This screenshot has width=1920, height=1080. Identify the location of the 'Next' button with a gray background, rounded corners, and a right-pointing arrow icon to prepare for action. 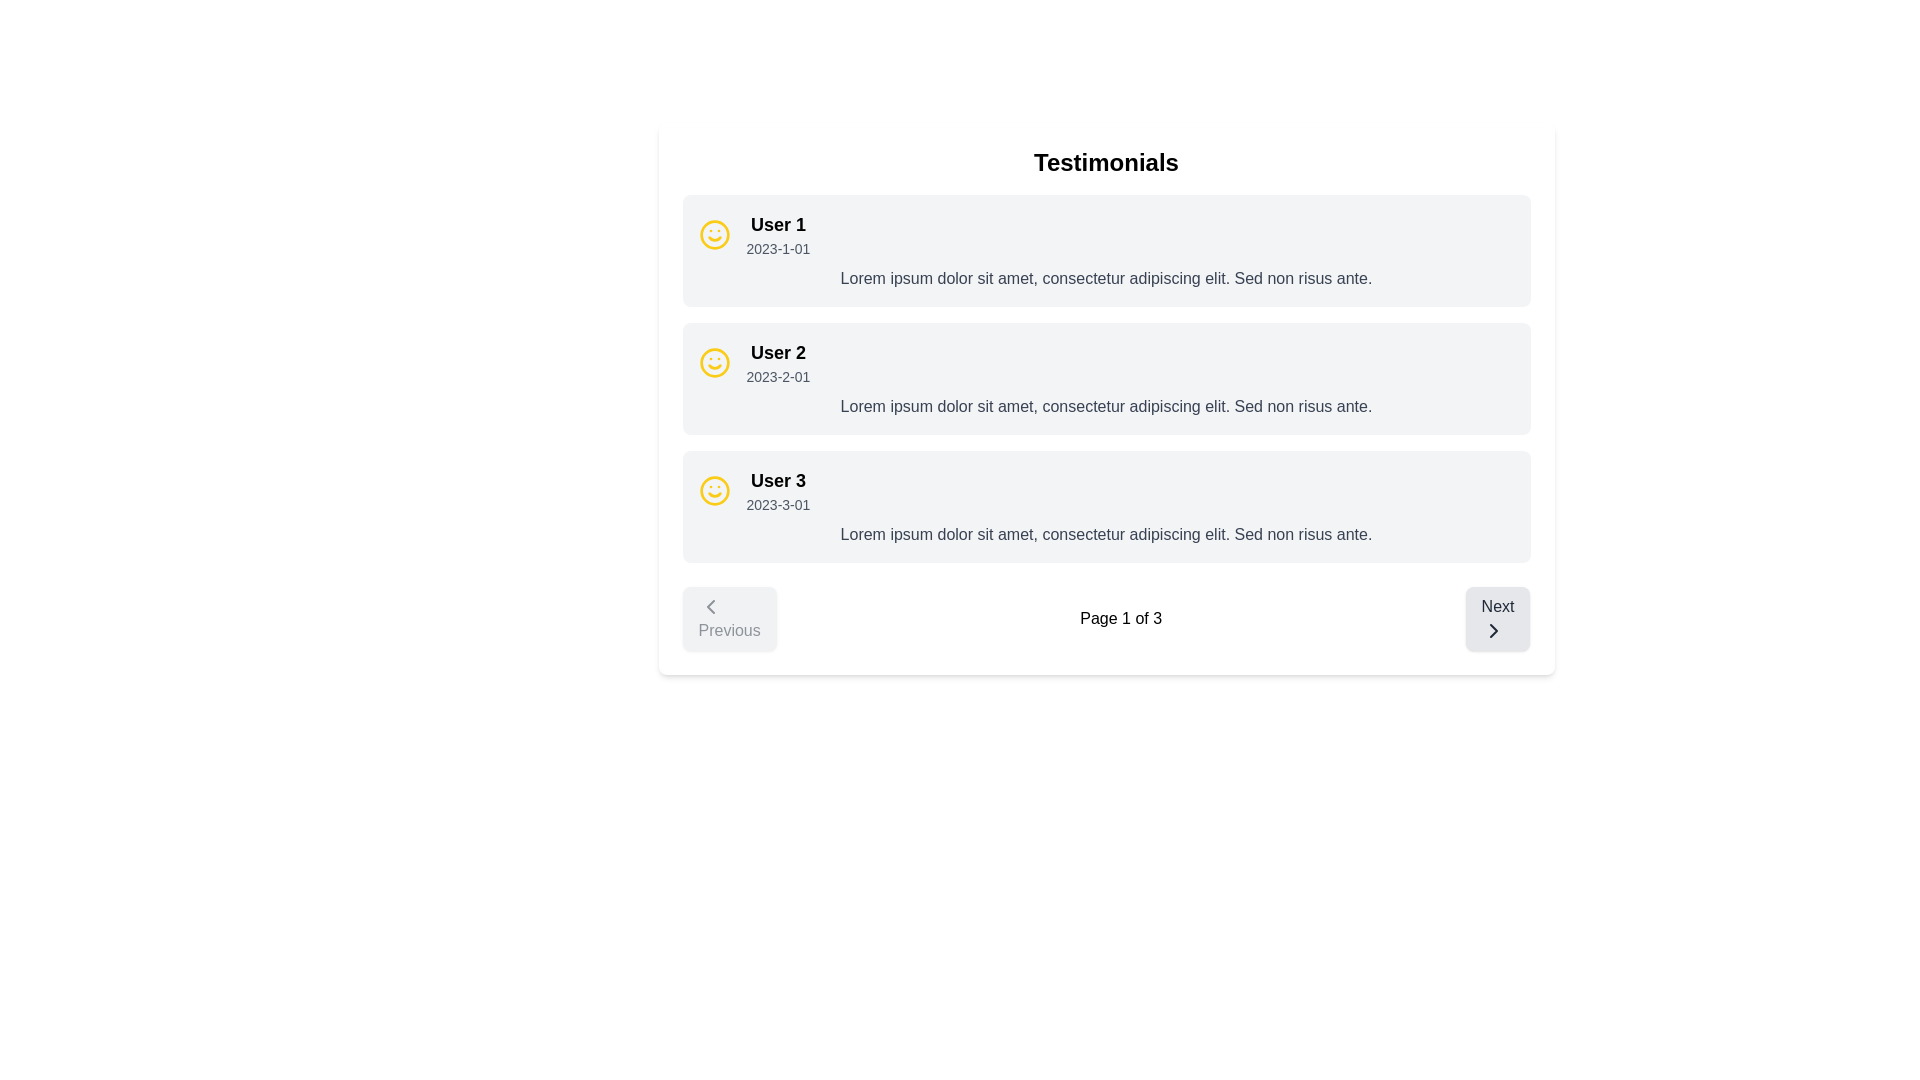
(1497, 617).